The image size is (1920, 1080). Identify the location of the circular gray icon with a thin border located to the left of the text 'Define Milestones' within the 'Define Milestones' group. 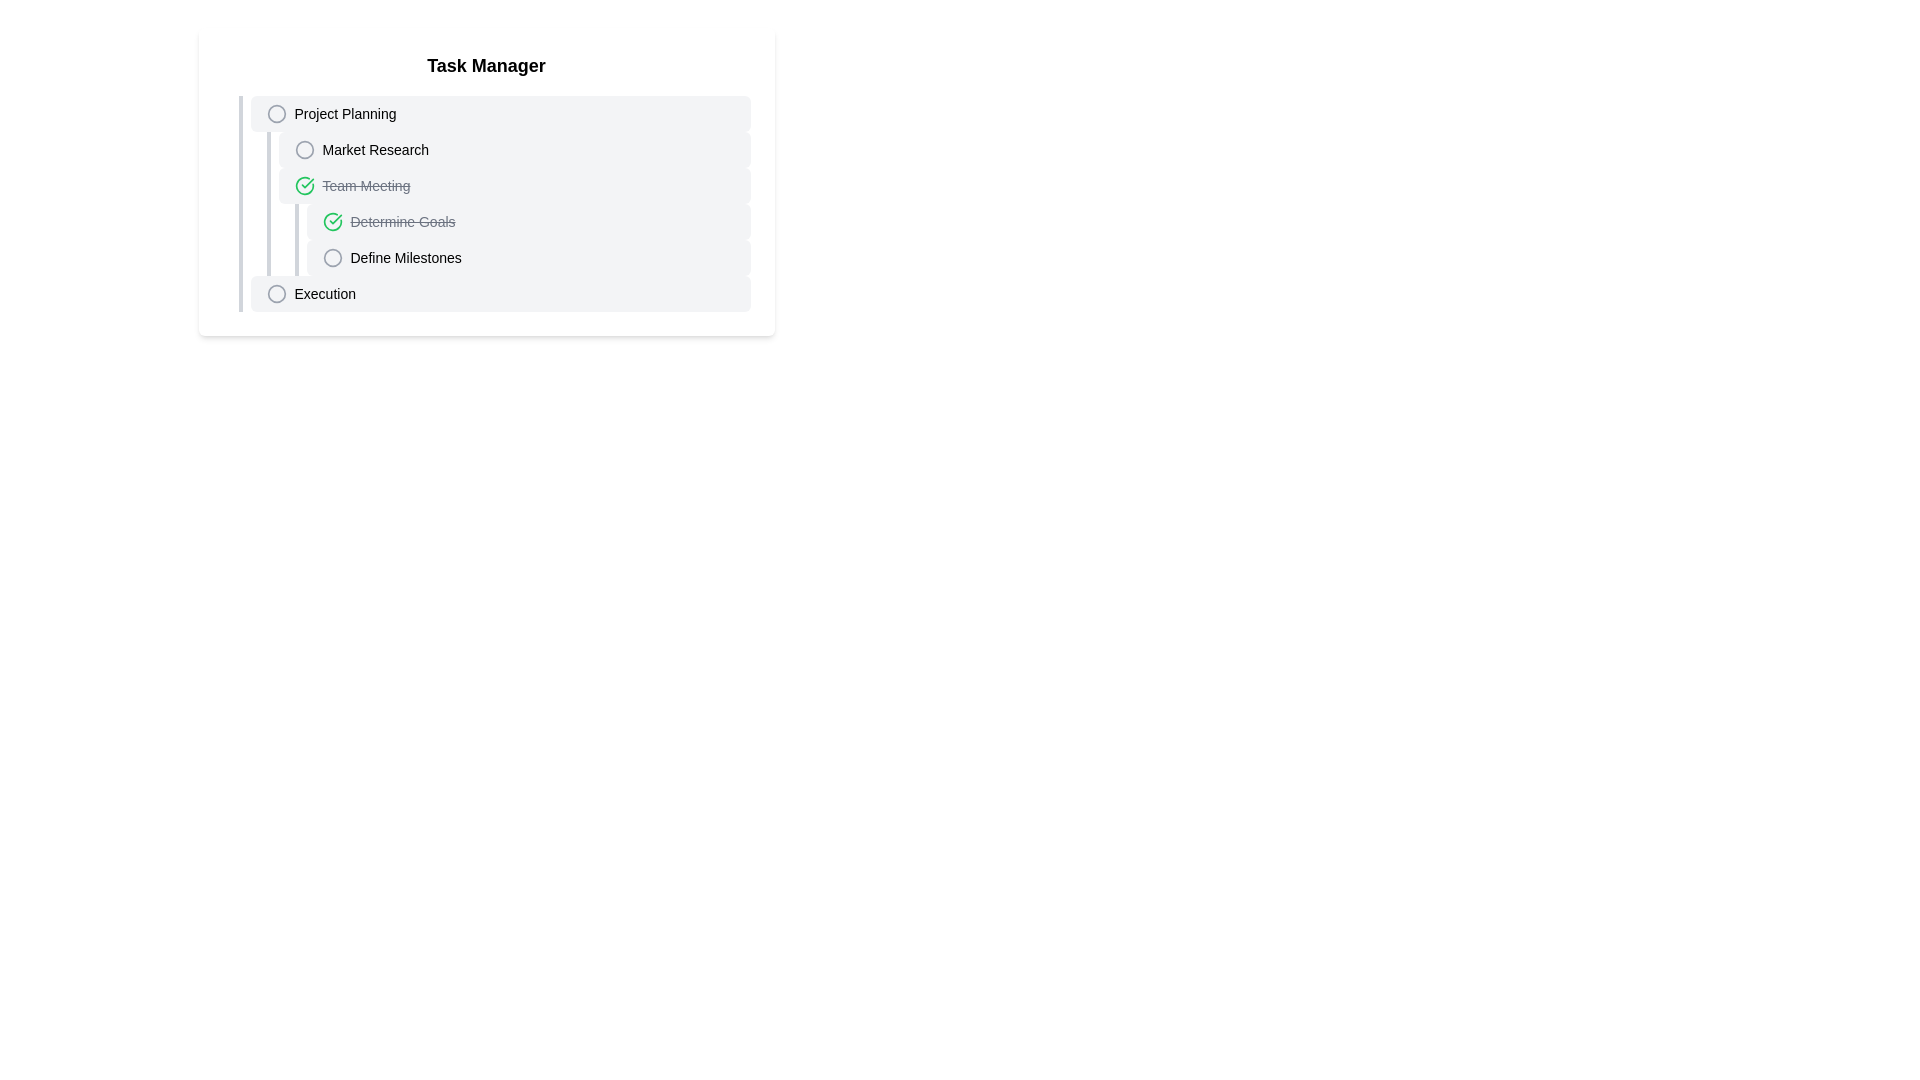
(332, 257).